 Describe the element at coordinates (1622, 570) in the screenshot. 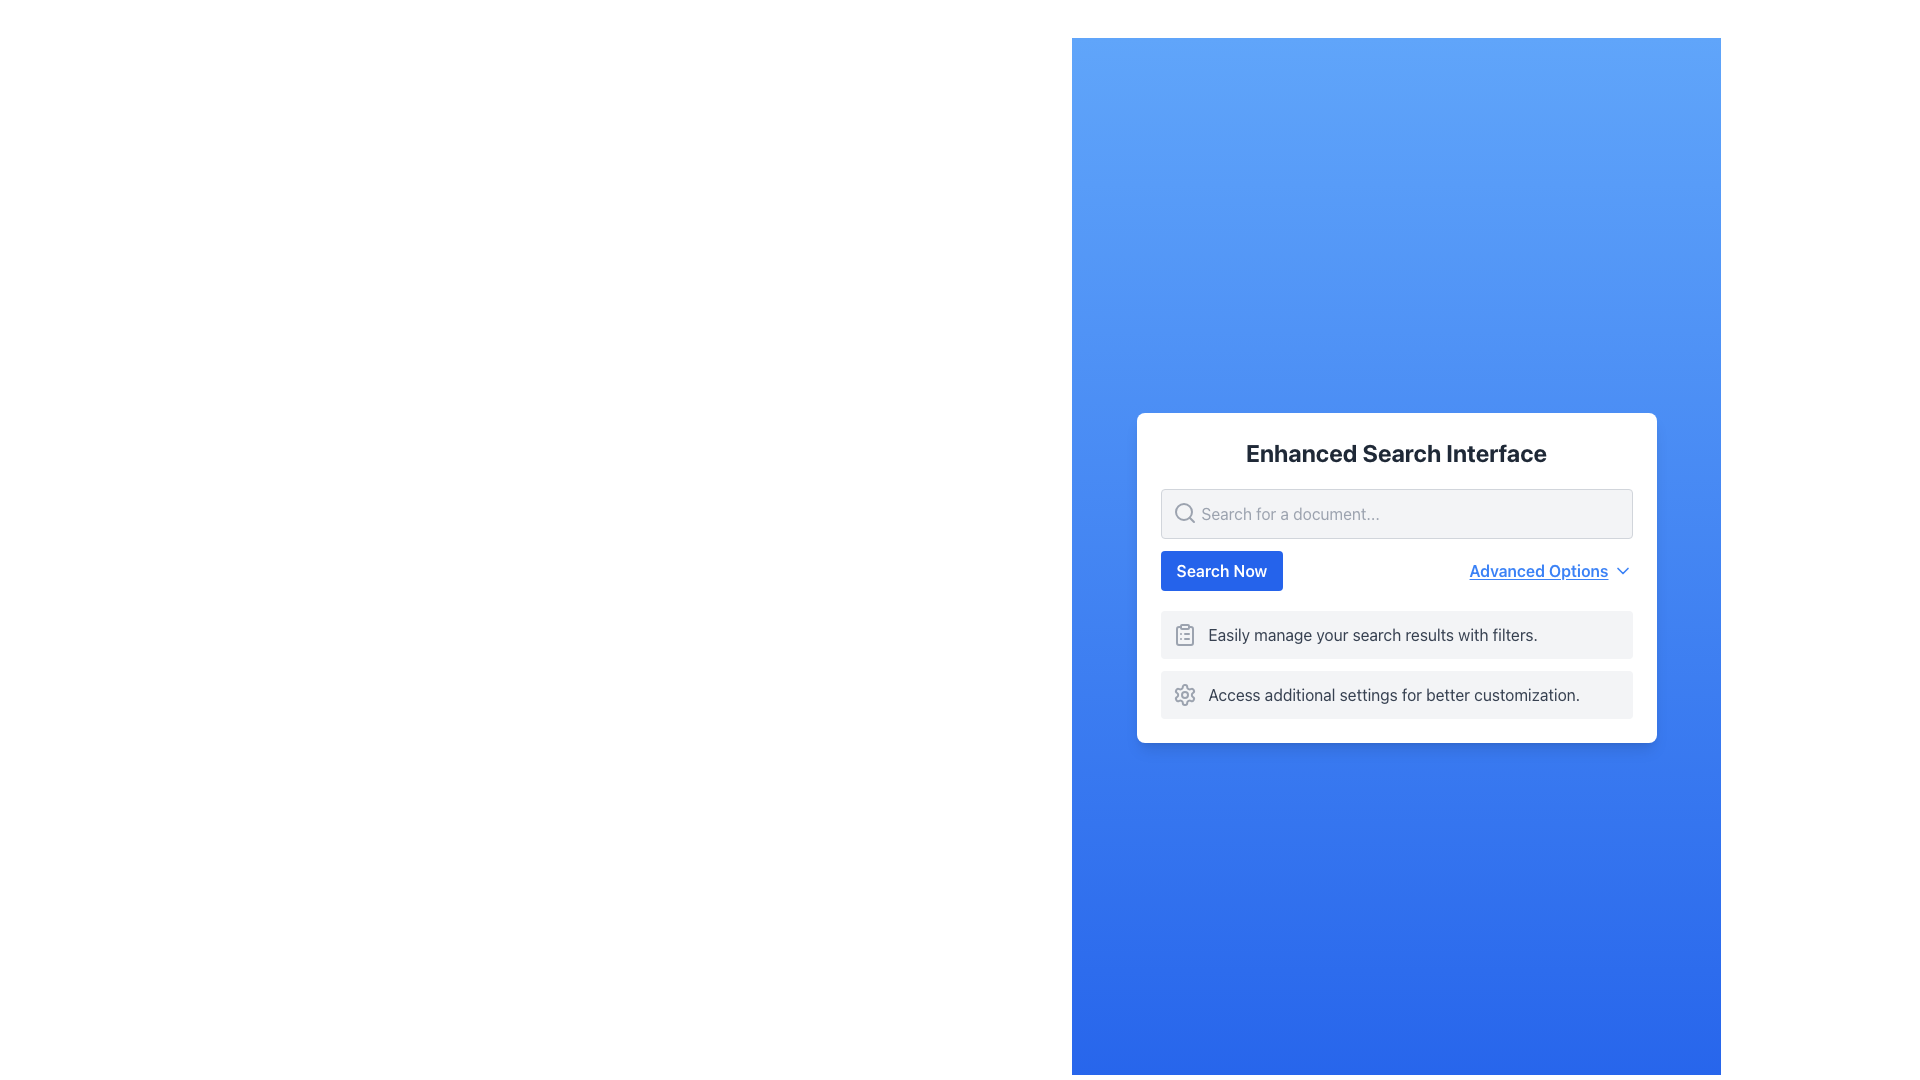

I see `the downward-pointing chevron icon next to the 'Advanced Options' text` at that location.